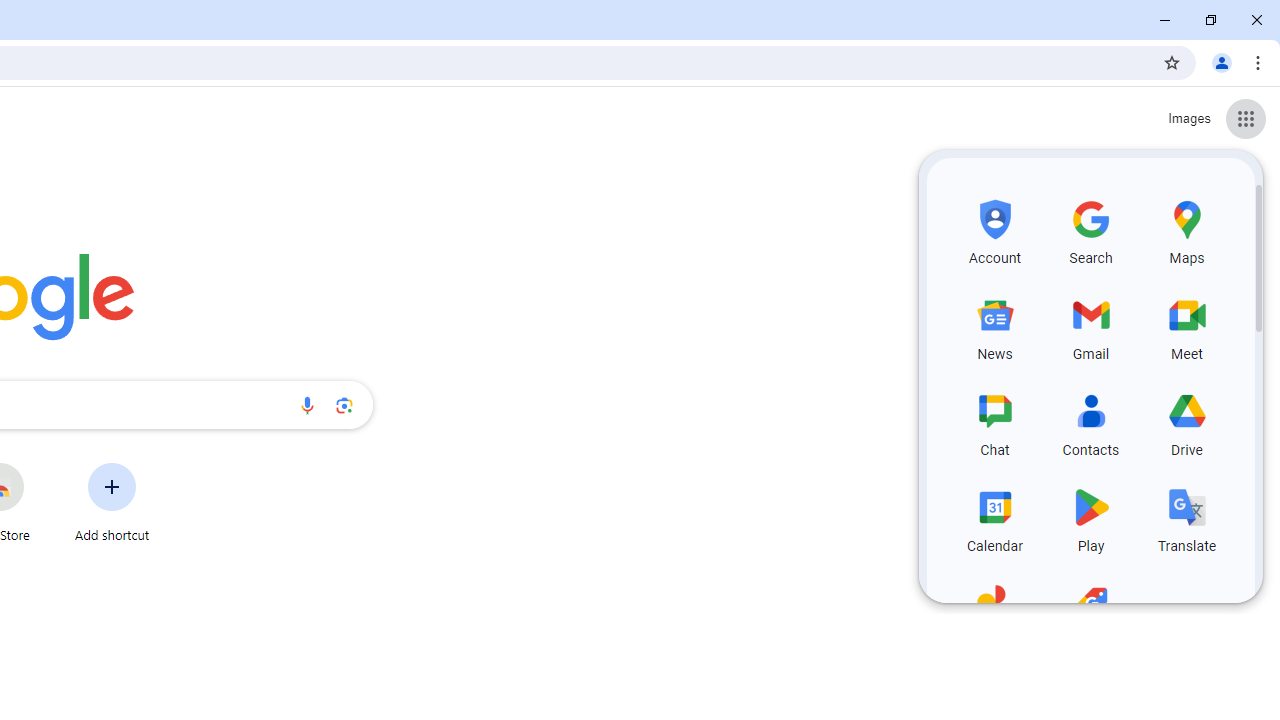  I want to click on 'Photos, row 5 of 5 and column 1 of 3 in the first section', so click(995, 612).